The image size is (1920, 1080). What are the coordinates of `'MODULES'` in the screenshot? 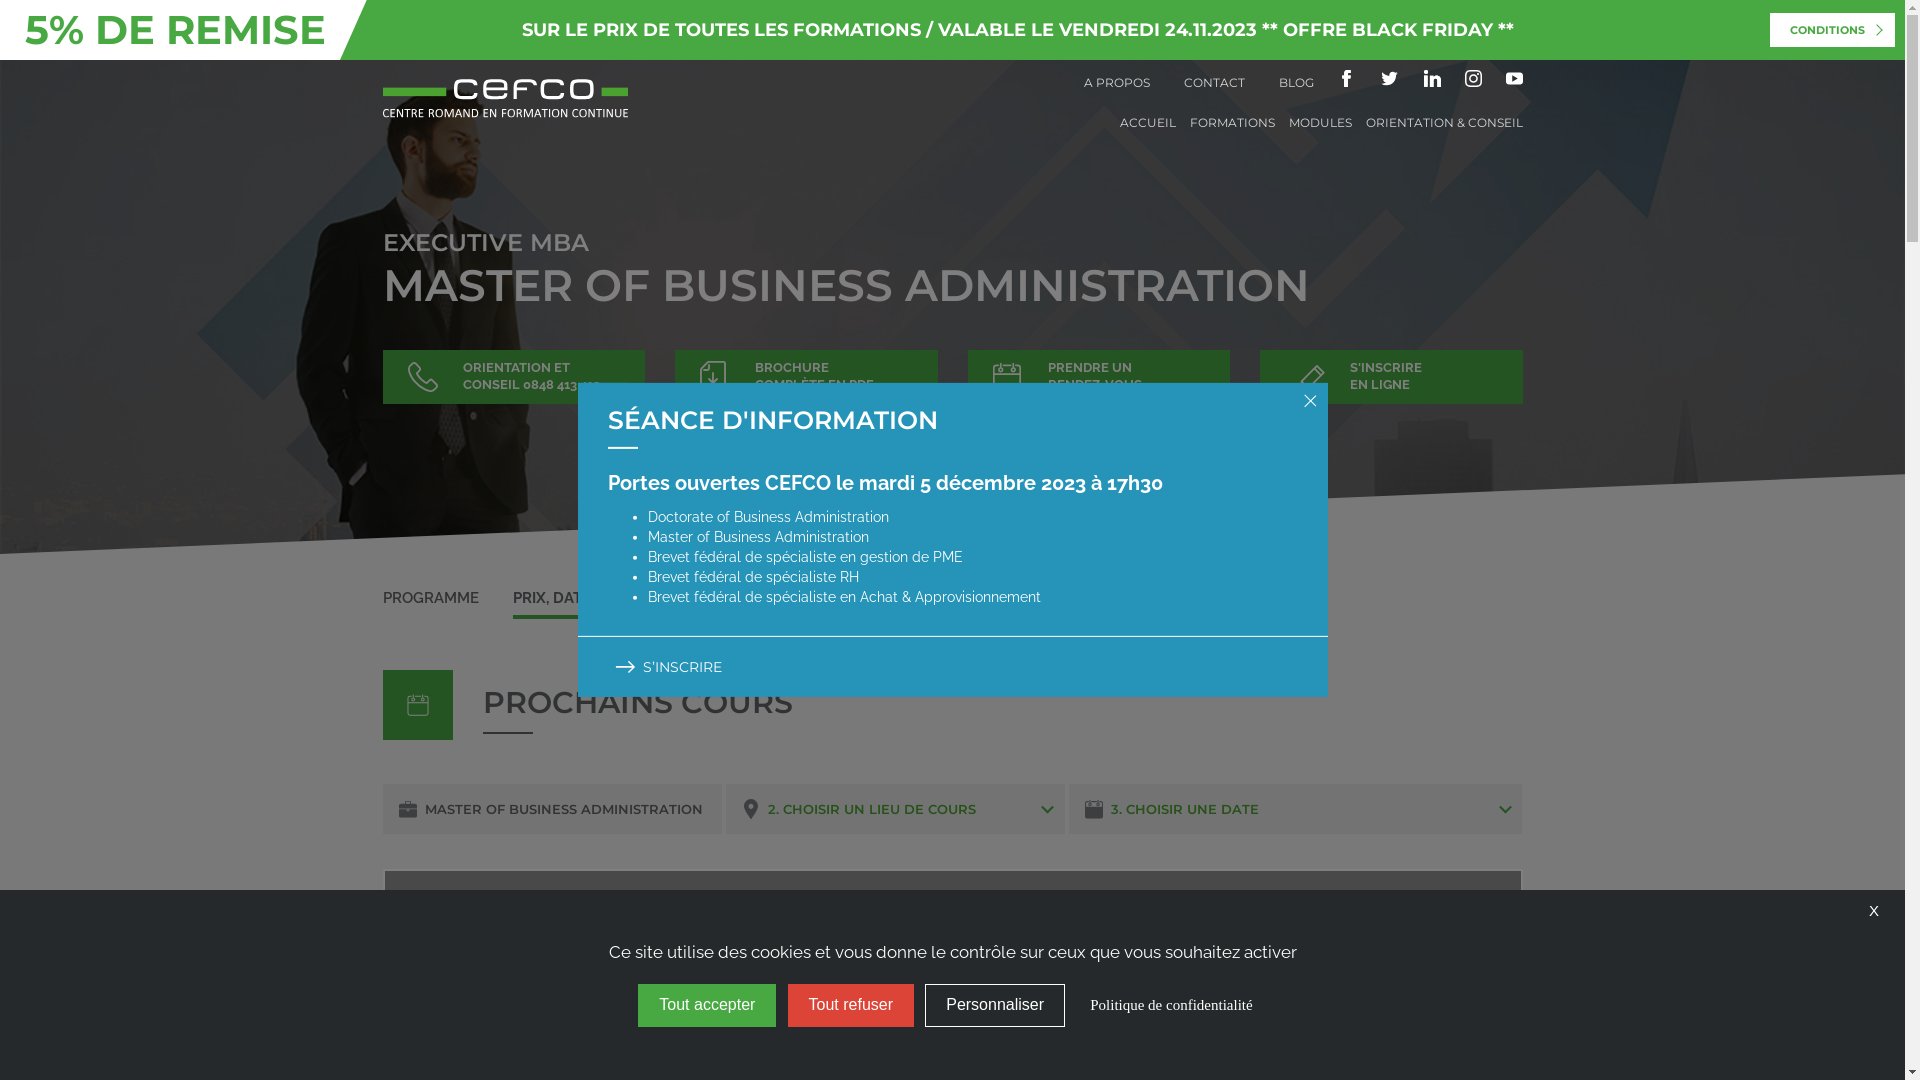 It's located at (1319, 122).